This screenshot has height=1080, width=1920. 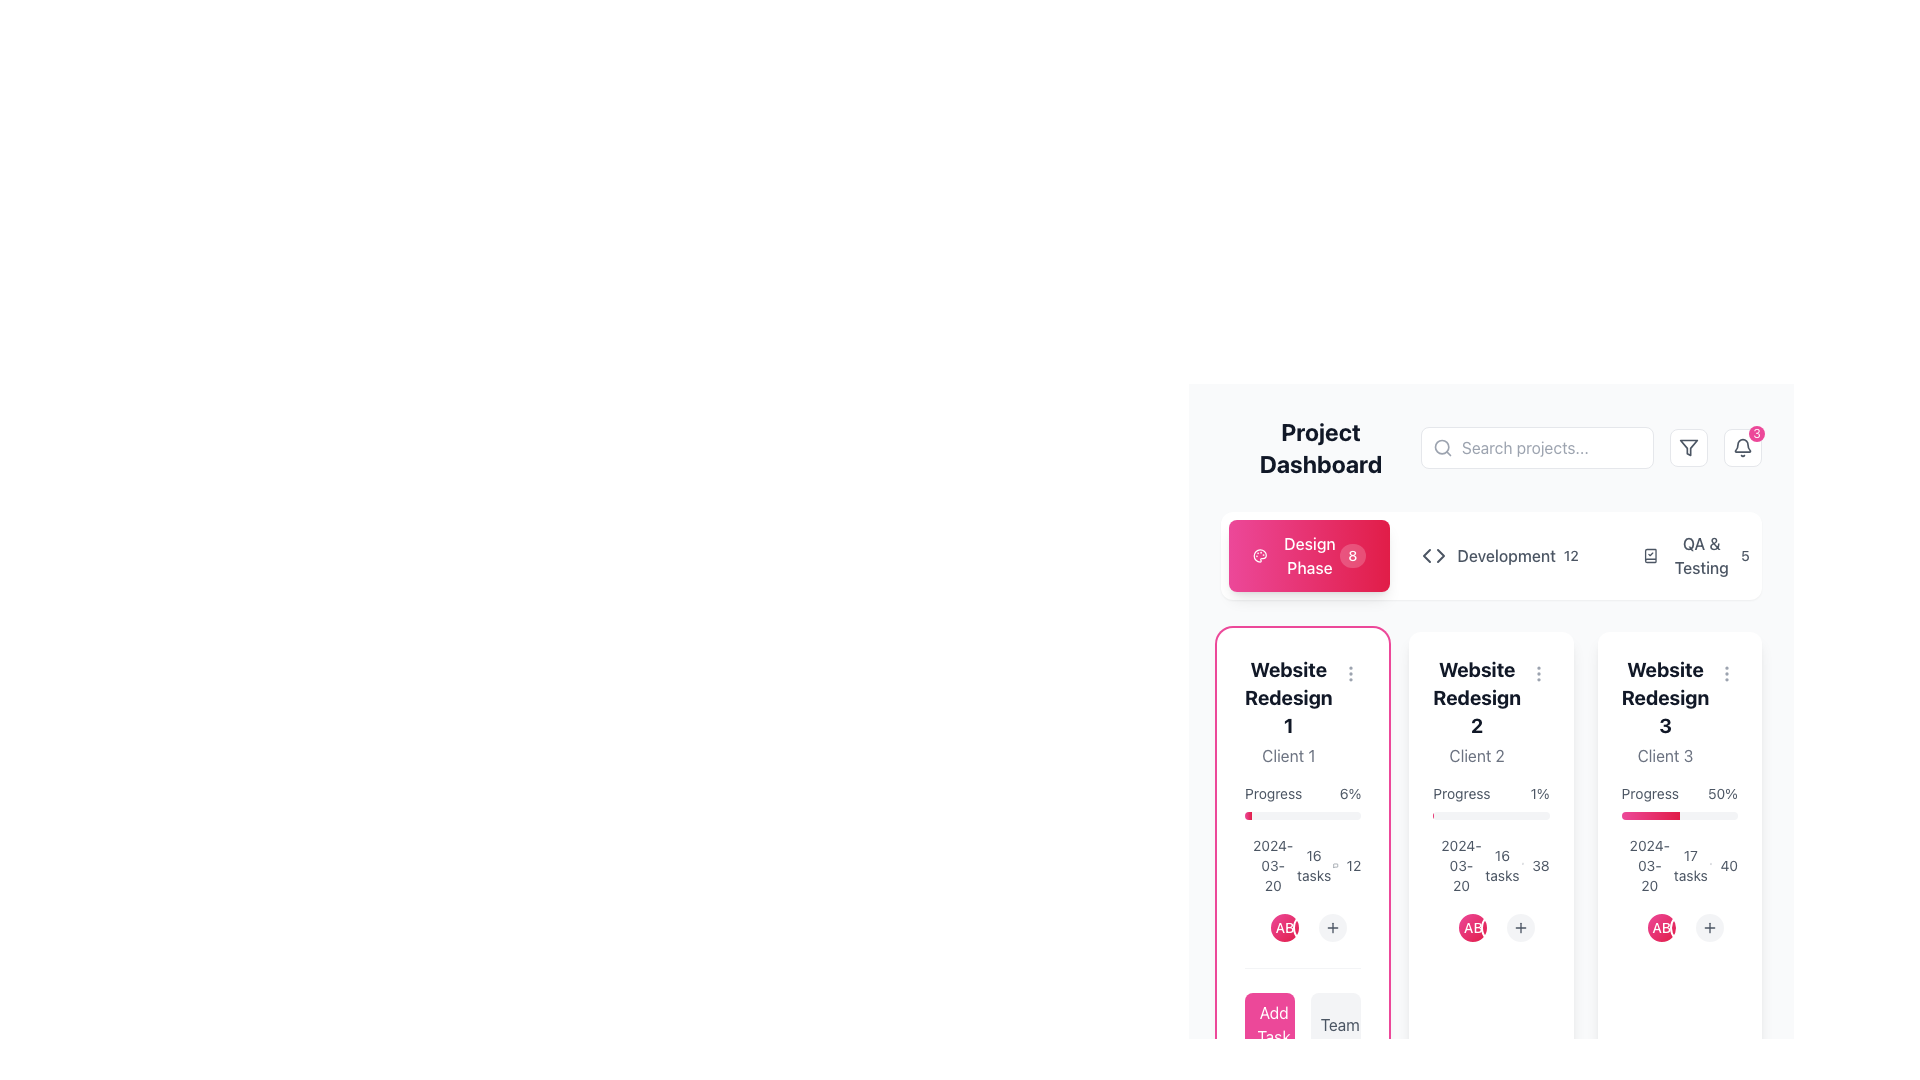 I want to click on the 'QA & Testing' button, which features a book icon with a checkmark and a badge displaying the number '5', so click(x=1698, y=555).